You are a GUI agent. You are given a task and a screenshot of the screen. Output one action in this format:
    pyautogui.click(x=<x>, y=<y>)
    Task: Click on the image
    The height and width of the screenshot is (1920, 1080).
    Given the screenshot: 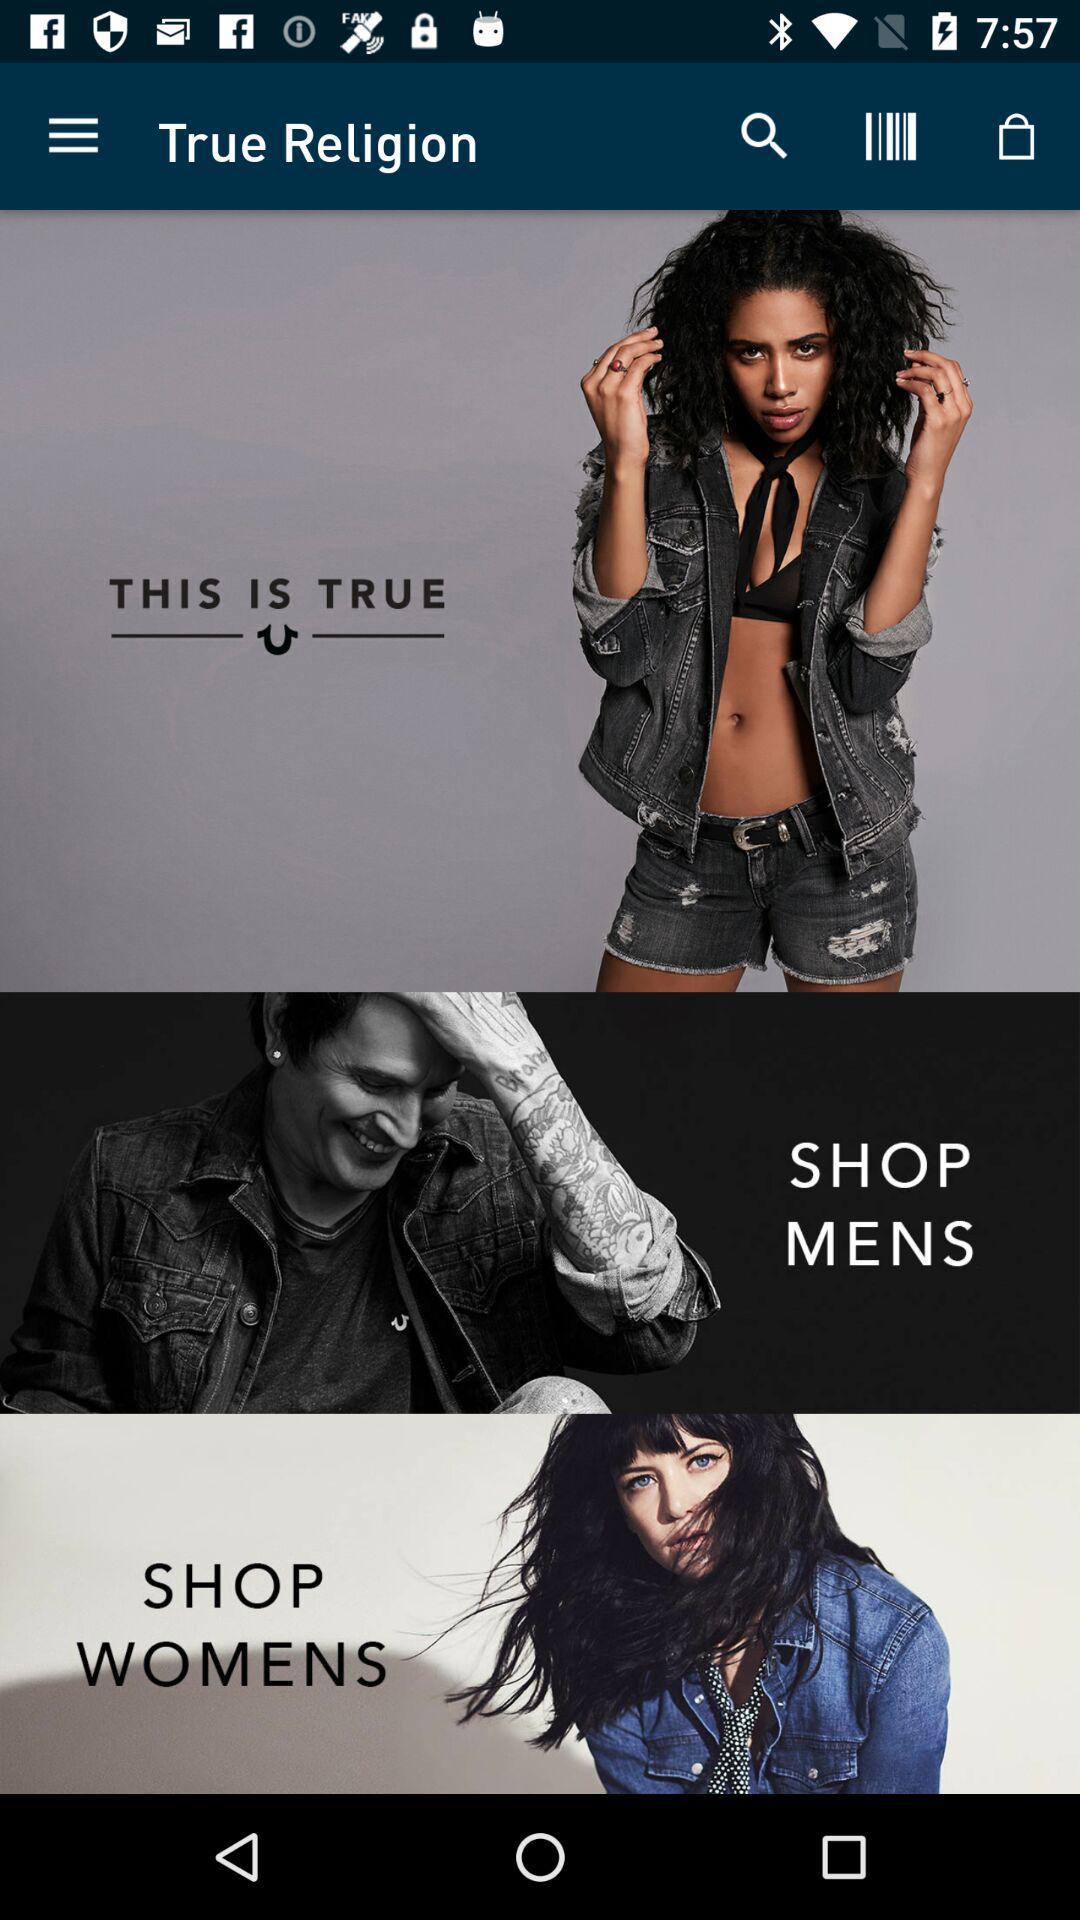 What is the action you would take?
    pyautogui.click(x=810, y=600)
    